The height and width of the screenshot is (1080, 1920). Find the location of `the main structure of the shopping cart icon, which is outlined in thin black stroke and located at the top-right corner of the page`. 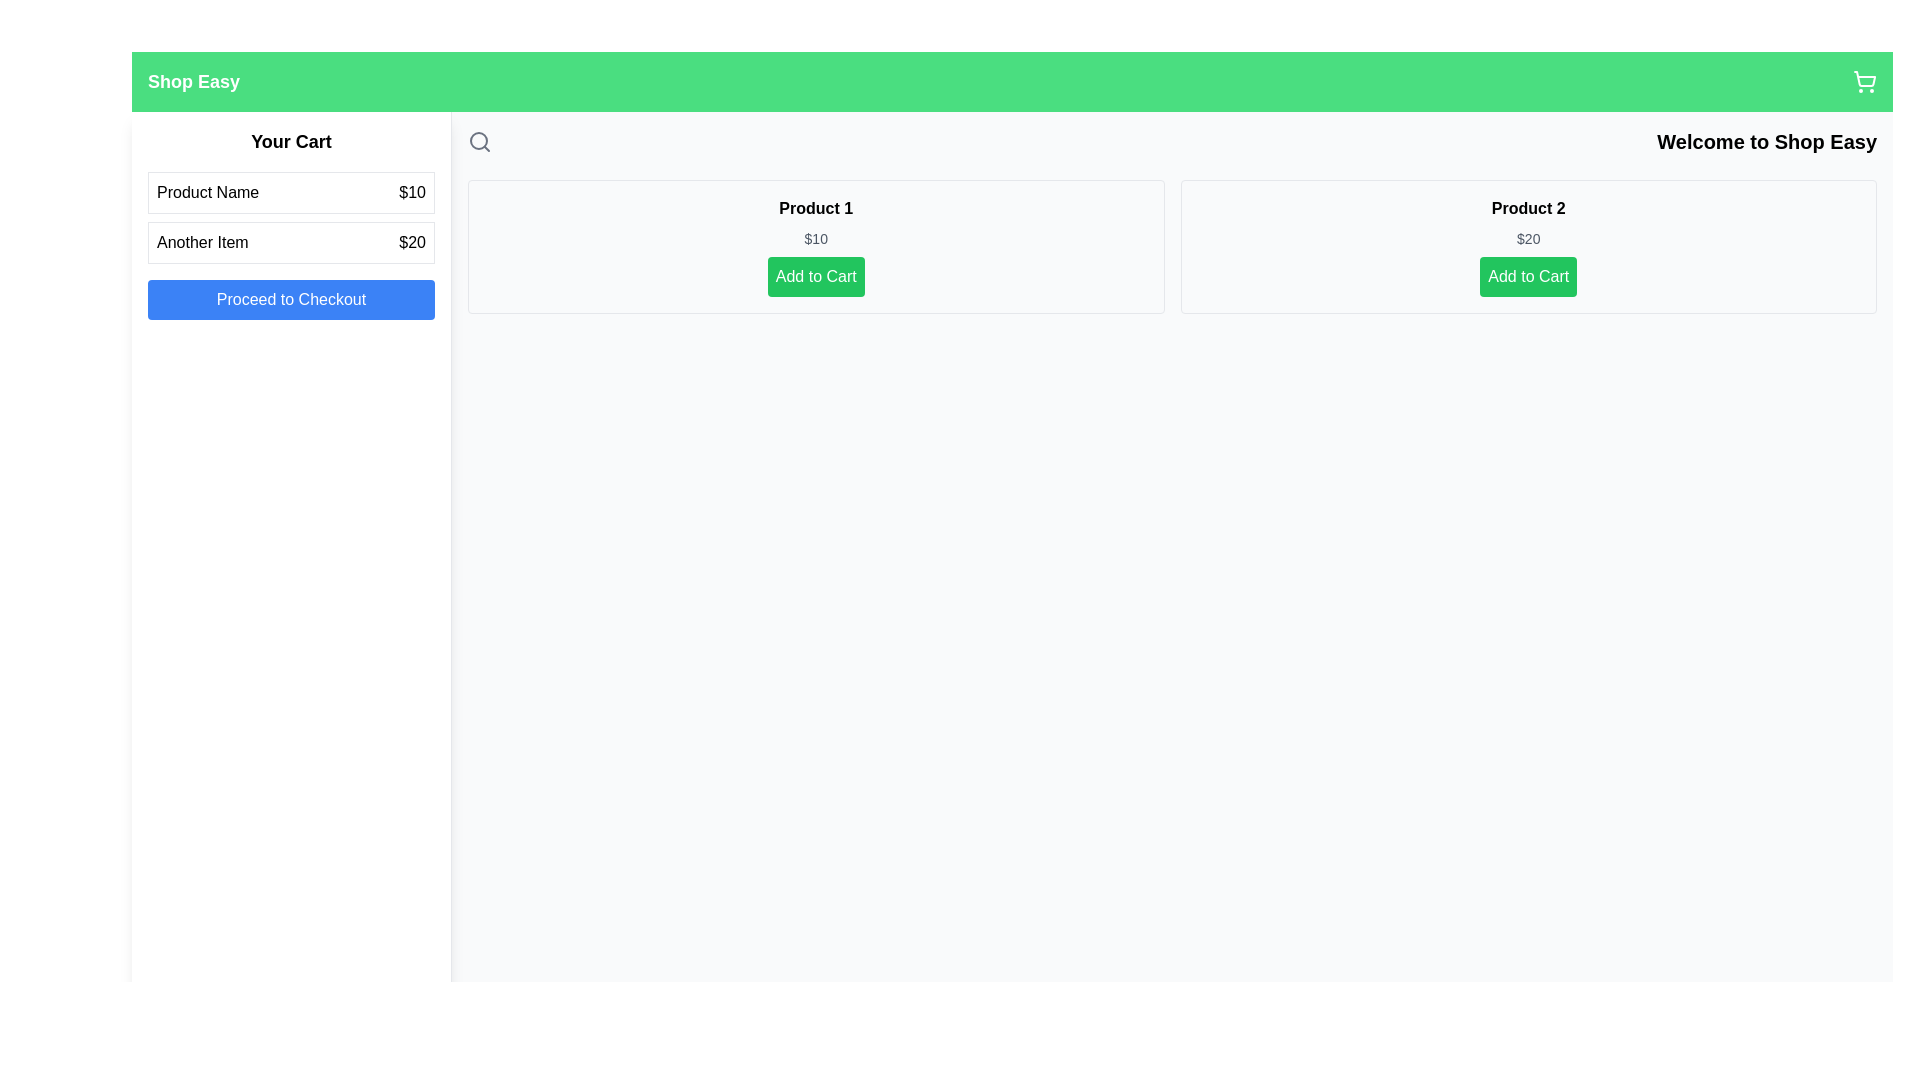

the main structure of the shopping cart icon, which is outlined in thin black stroke and located at the top-right corner of the page is located at coordinates (1864, 78).